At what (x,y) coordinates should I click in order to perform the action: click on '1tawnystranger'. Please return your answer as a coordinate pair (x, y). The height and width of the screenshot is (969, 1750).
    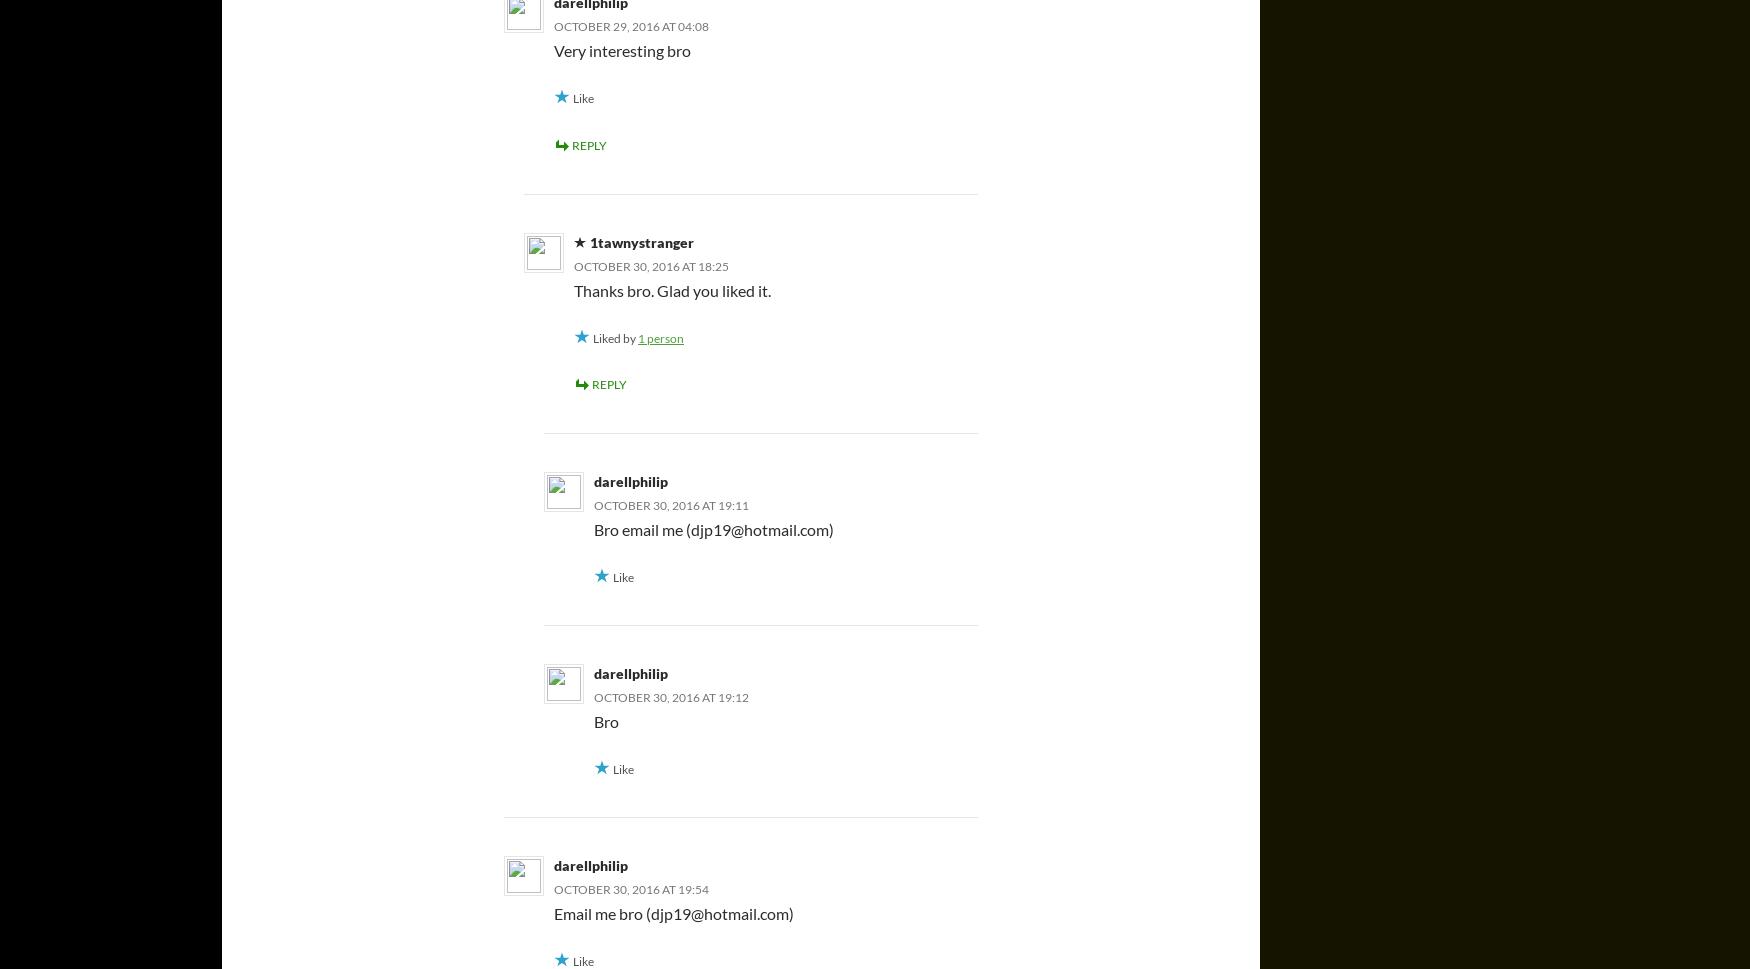
    Looking at the image, I should click on (641, 240).